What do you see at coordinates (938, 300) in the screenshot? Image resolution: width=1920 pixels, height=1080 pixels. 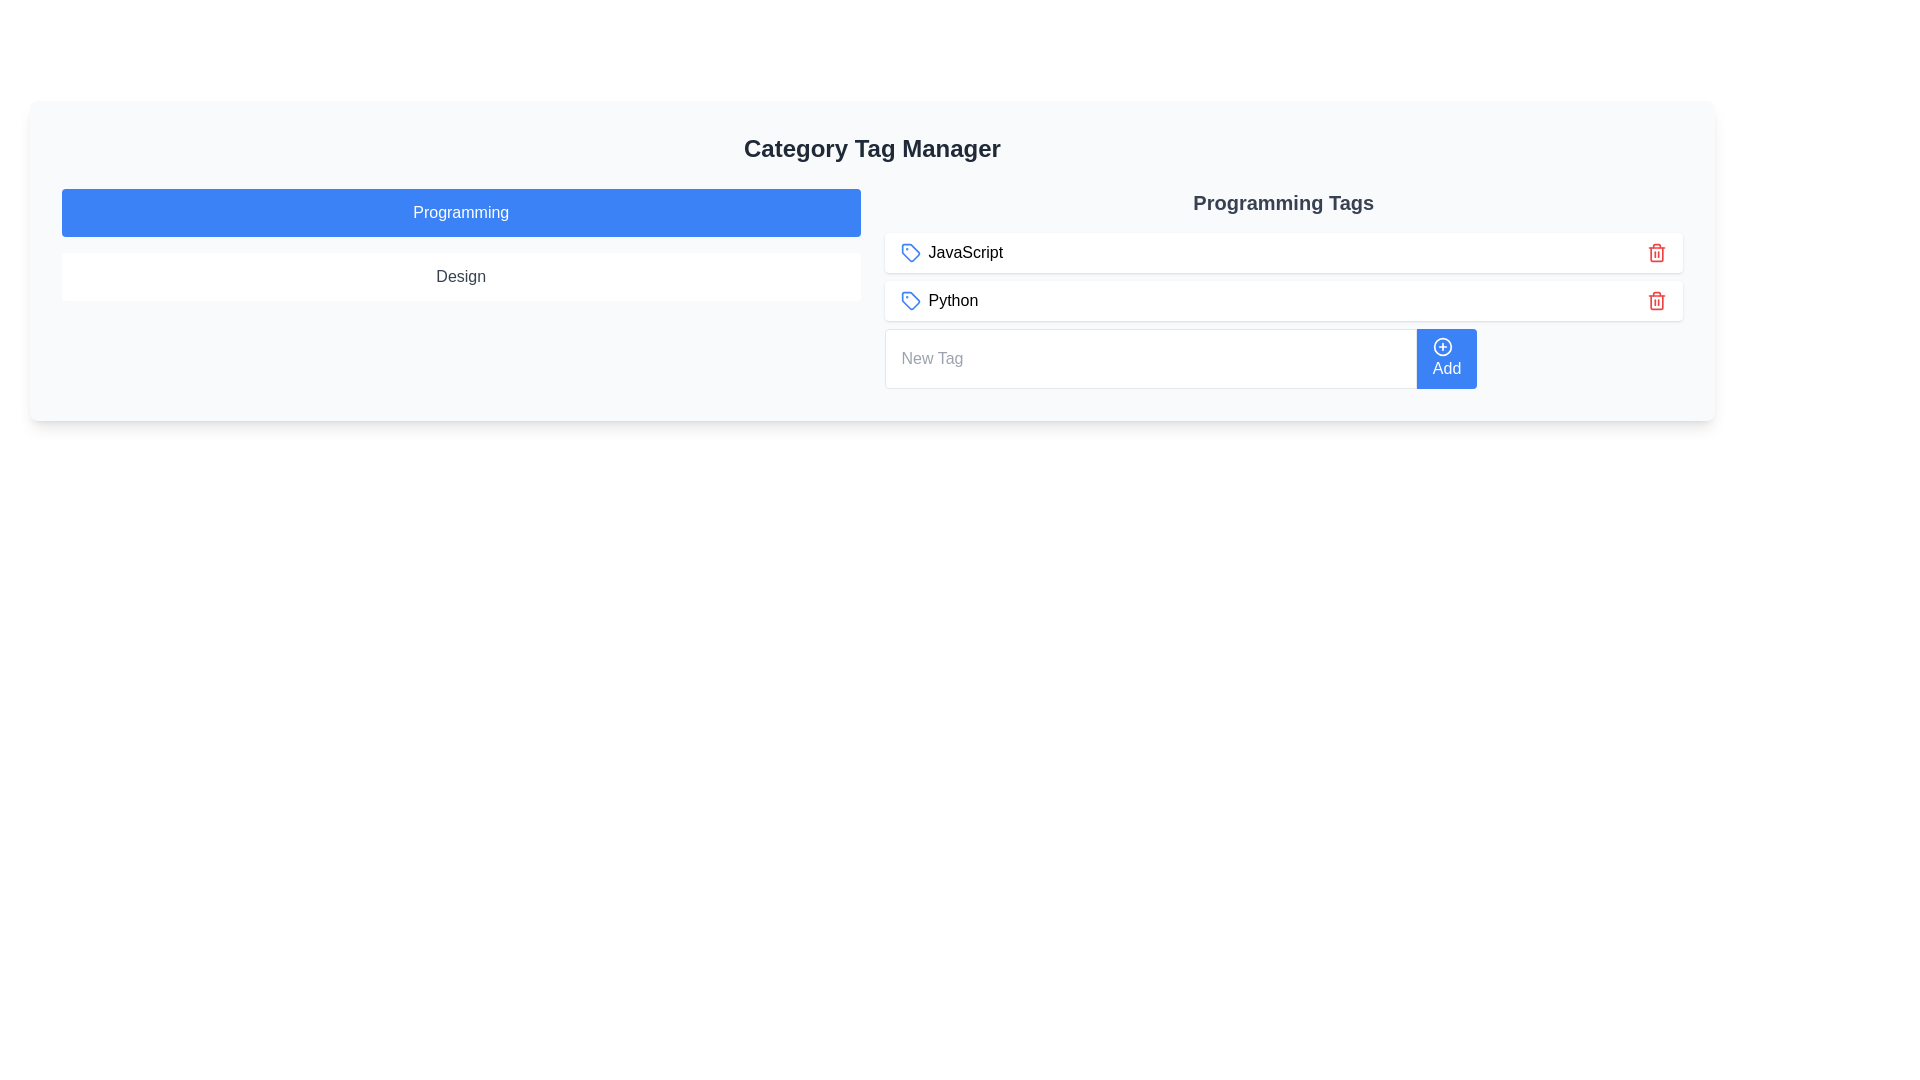 I see `the 'Python' category label located on the right side of the interface, under the header 'Programming Tags', in the second row of vertically-aligned tags` at bounding box center [938, 300].